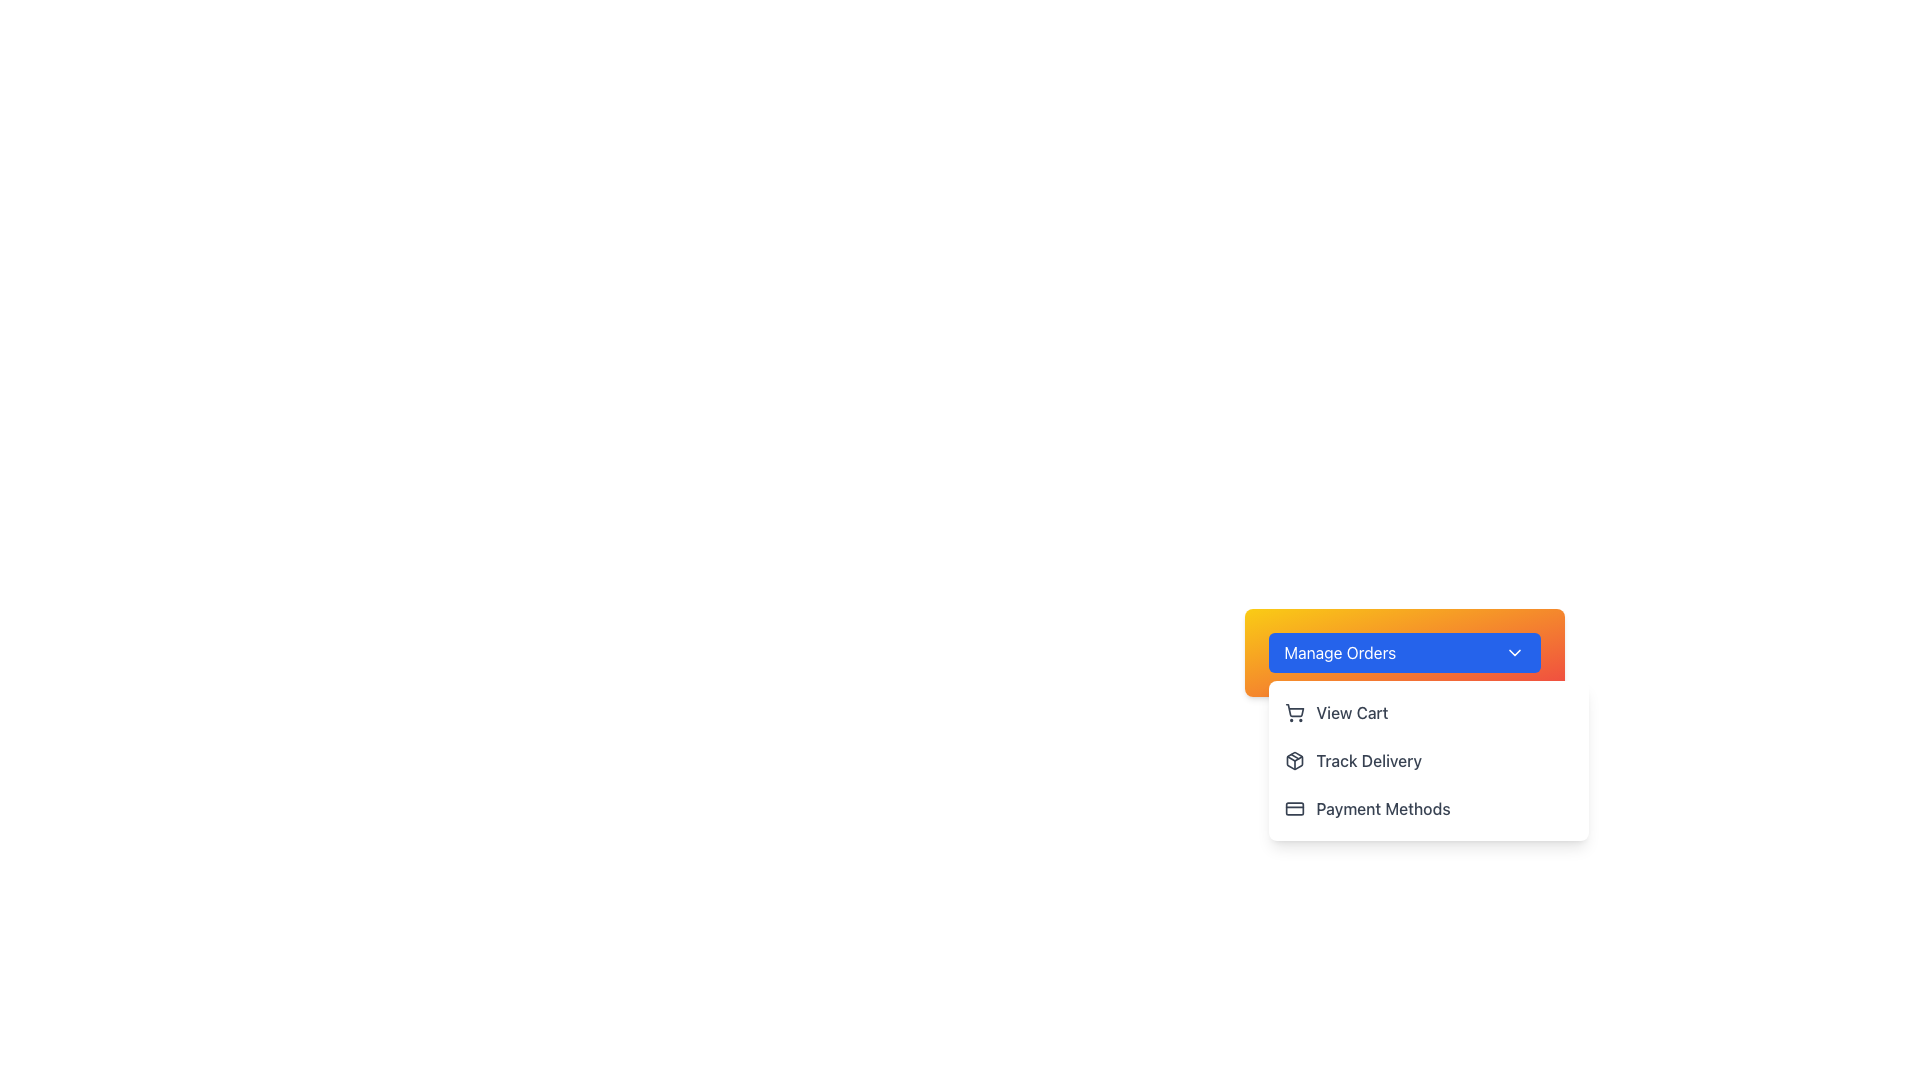 This screenshot has height=1080, width=1920. I want to click on the 'View Cart' icon, which is located at the beginning of the 'View Cart' menu option, aligned to the left of the text label in the dropdown menu, so click(1294, 712).